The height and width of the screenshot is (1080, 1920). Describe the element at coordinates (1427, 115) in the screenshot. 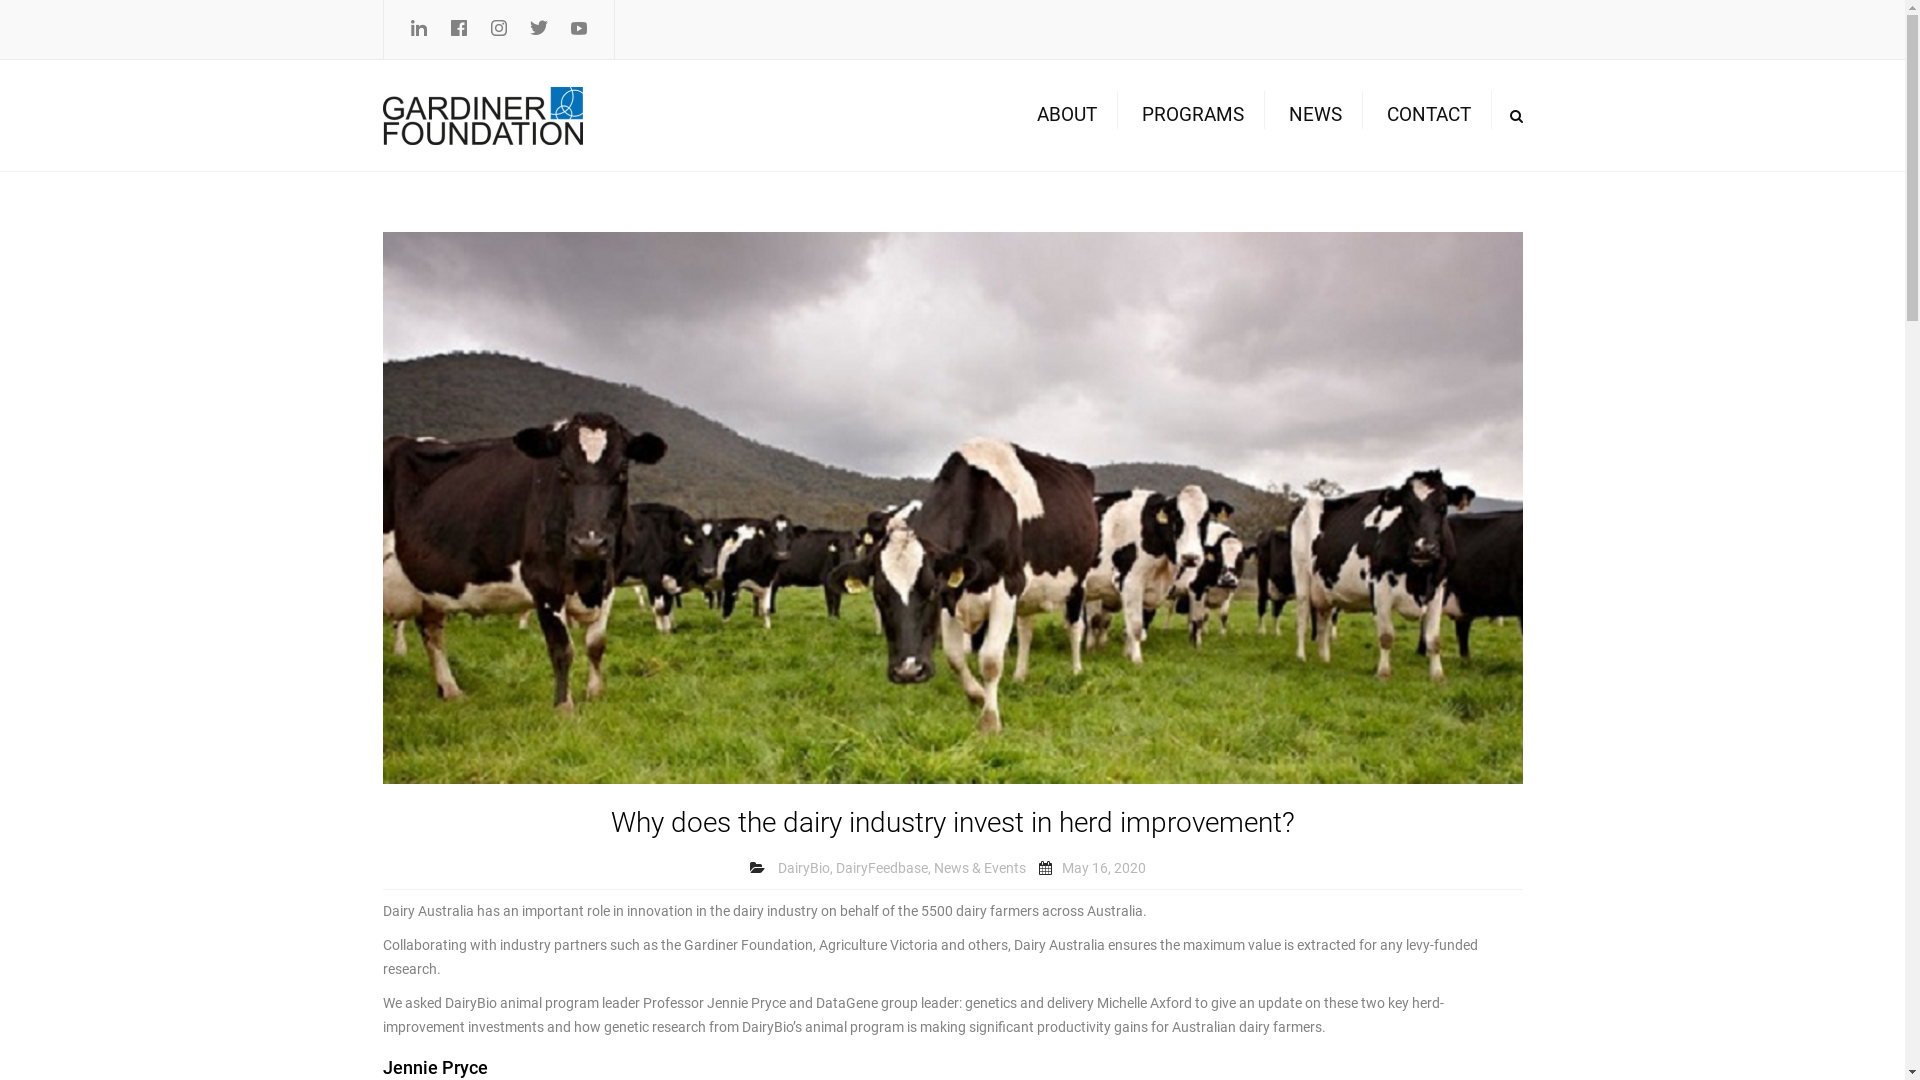

I see `'CONTACT'` at that location.